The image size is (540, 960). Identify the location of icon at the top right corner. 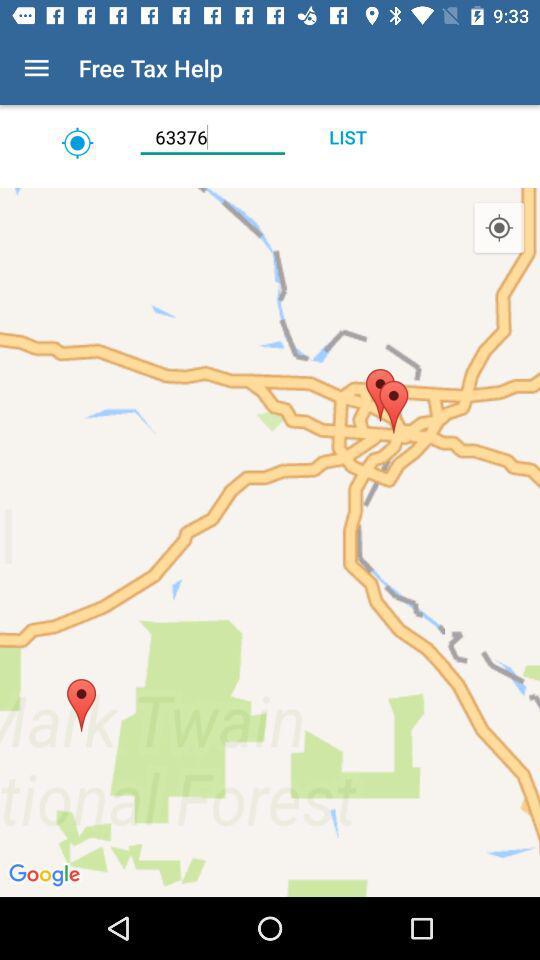
(498, 228).